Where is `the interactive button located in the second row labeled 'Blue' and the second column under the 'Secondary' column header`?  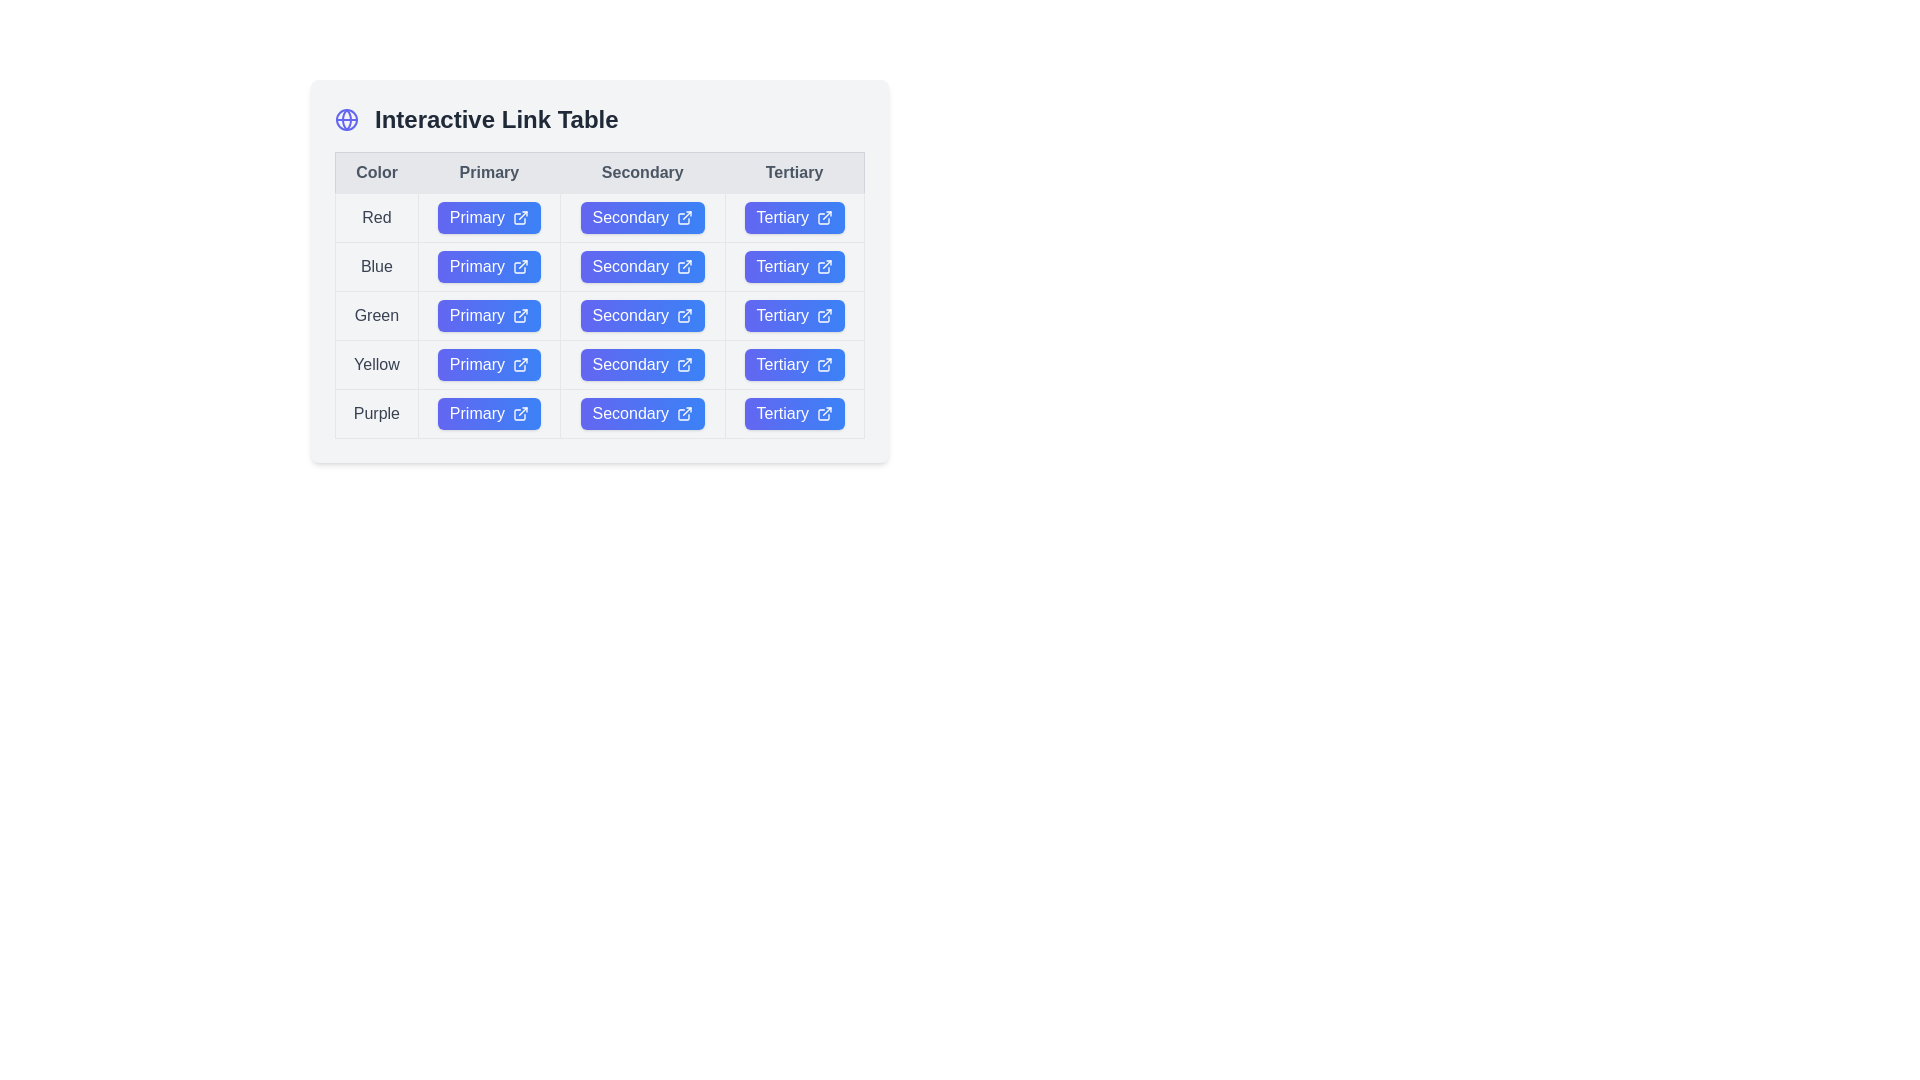 the interactive button located in the second row labeled 'Blue' and the second column under the 'Secondary' column header is located at coordinates (599, 271).